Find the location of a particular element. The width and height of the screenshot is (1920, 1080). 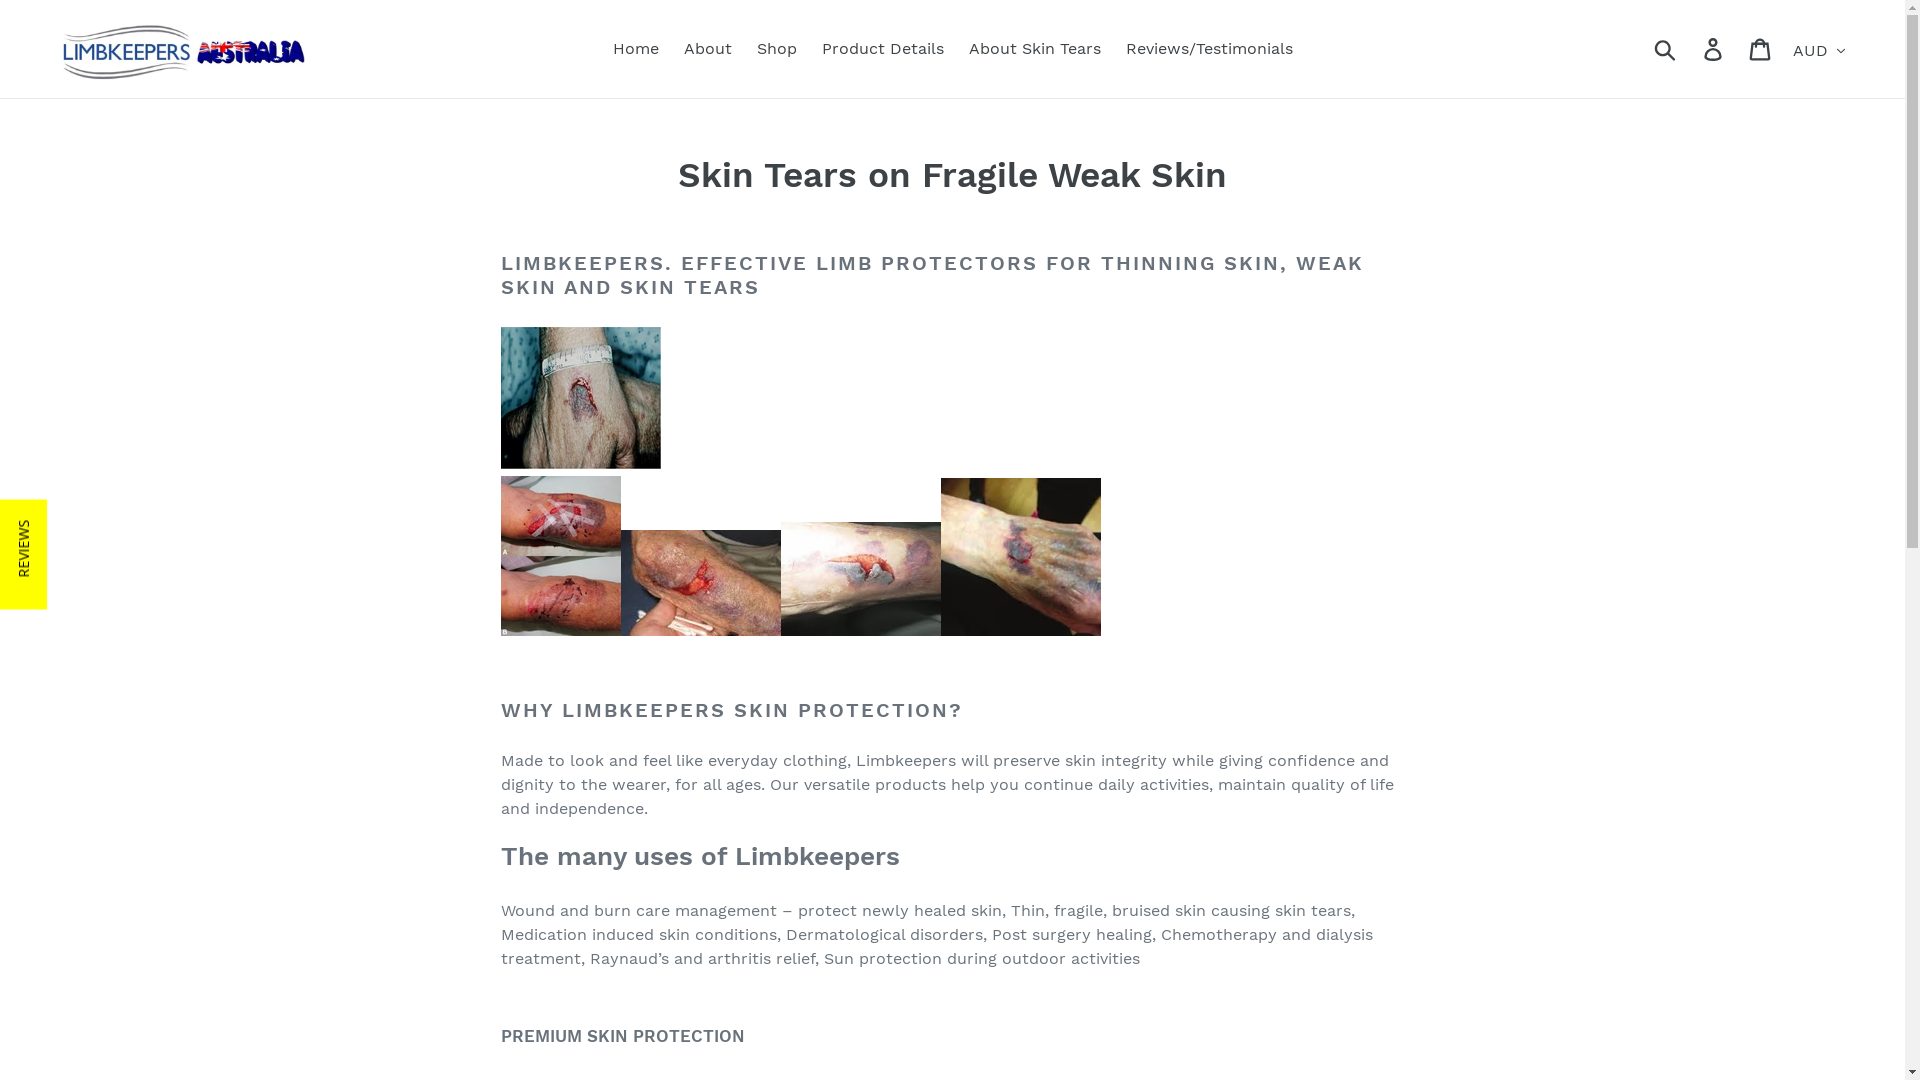

'Reviews/Testimonials' is located at coordinates (1208, 48).